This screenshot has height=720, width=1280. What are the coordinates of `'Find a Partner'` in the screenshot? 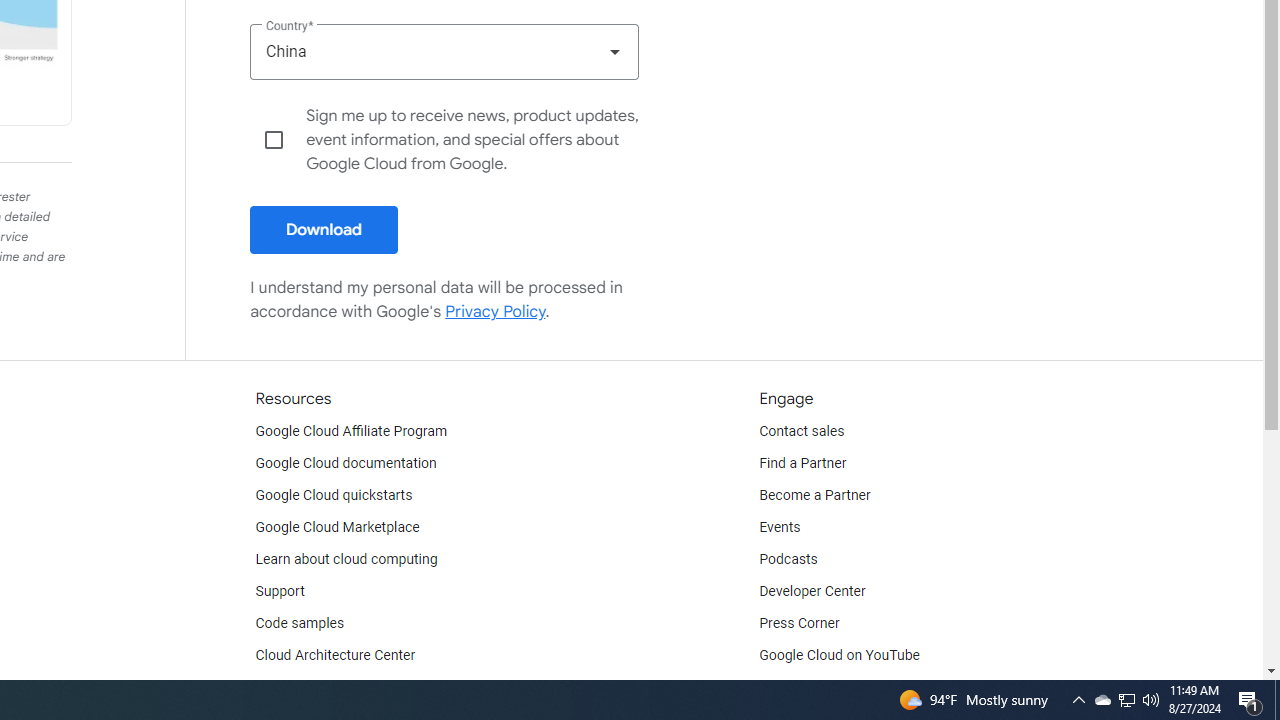 It's located at (803, 464).